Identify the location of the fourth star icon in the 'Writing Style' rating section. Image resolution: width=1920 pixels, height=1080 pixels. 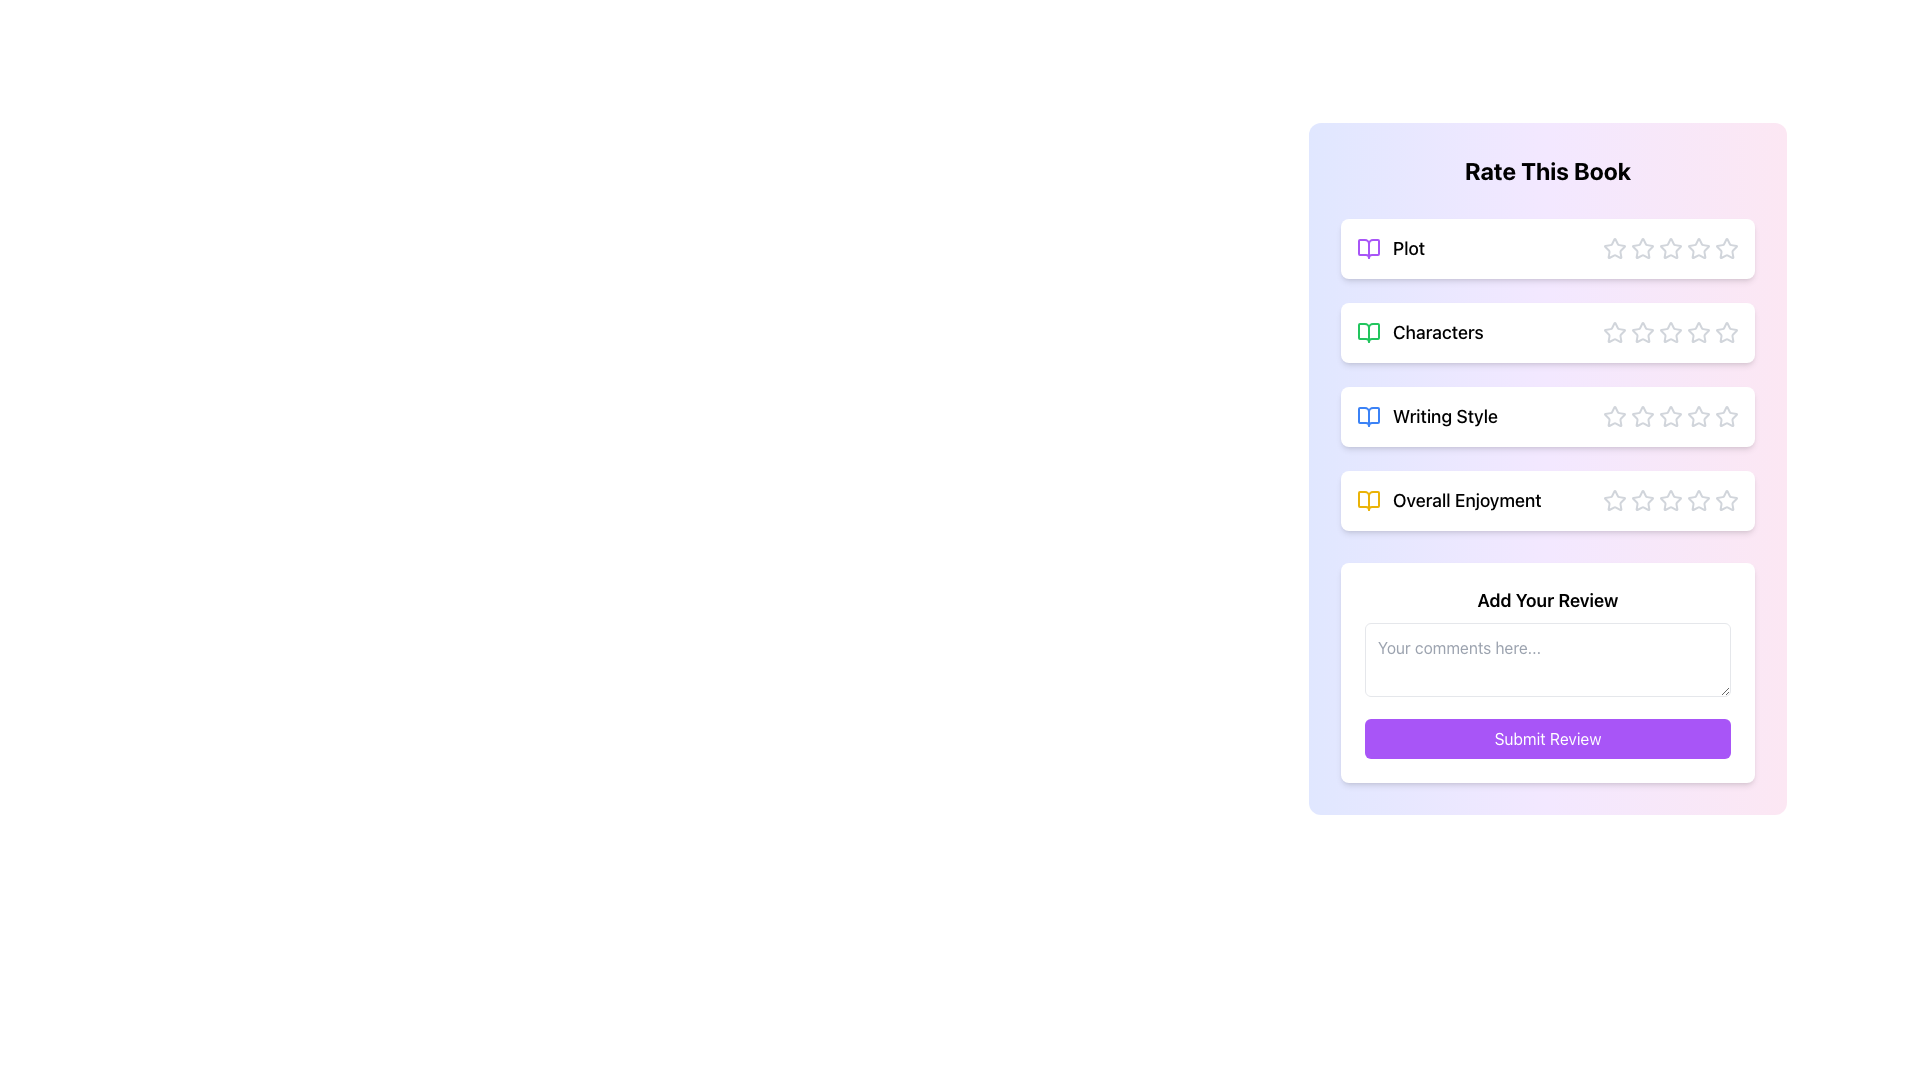
(1698, 415).